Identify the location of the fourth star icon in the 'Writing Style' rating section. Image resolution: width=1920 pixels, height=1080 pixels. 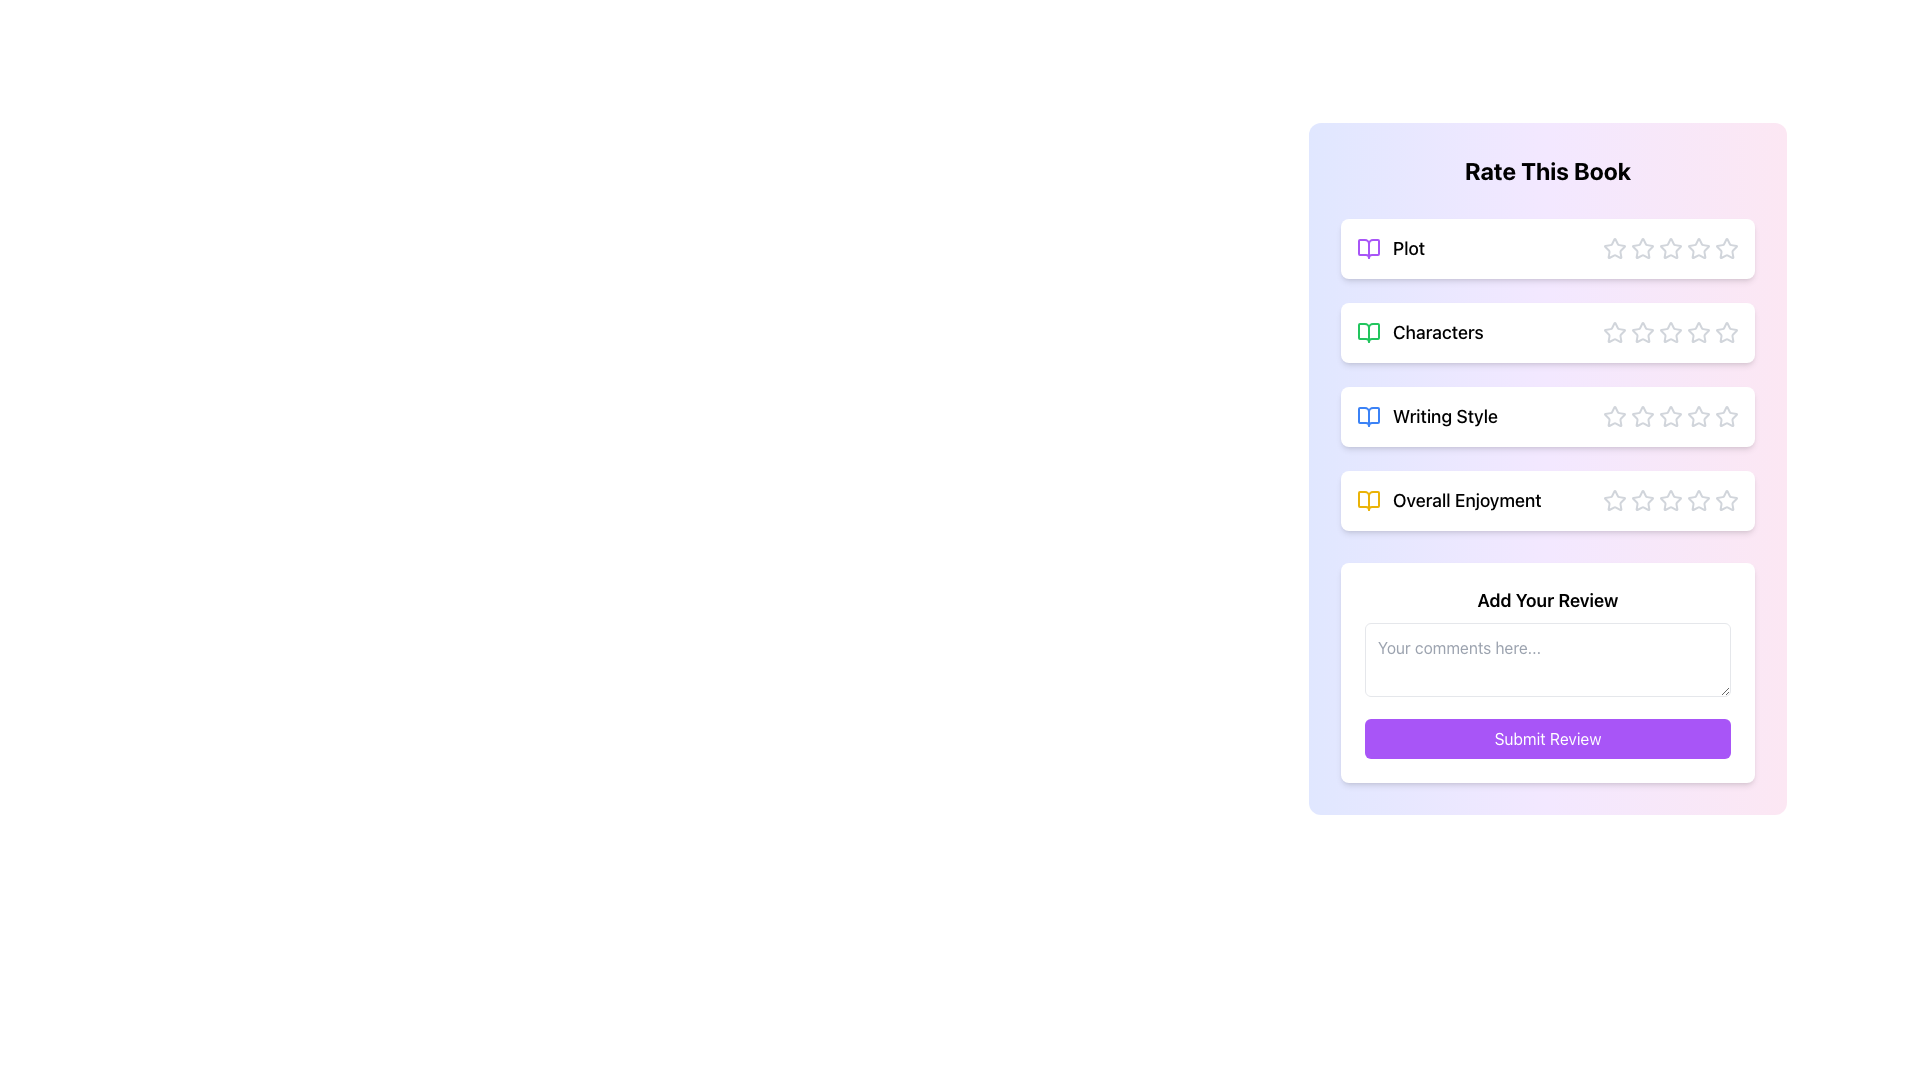
(1698, 415).